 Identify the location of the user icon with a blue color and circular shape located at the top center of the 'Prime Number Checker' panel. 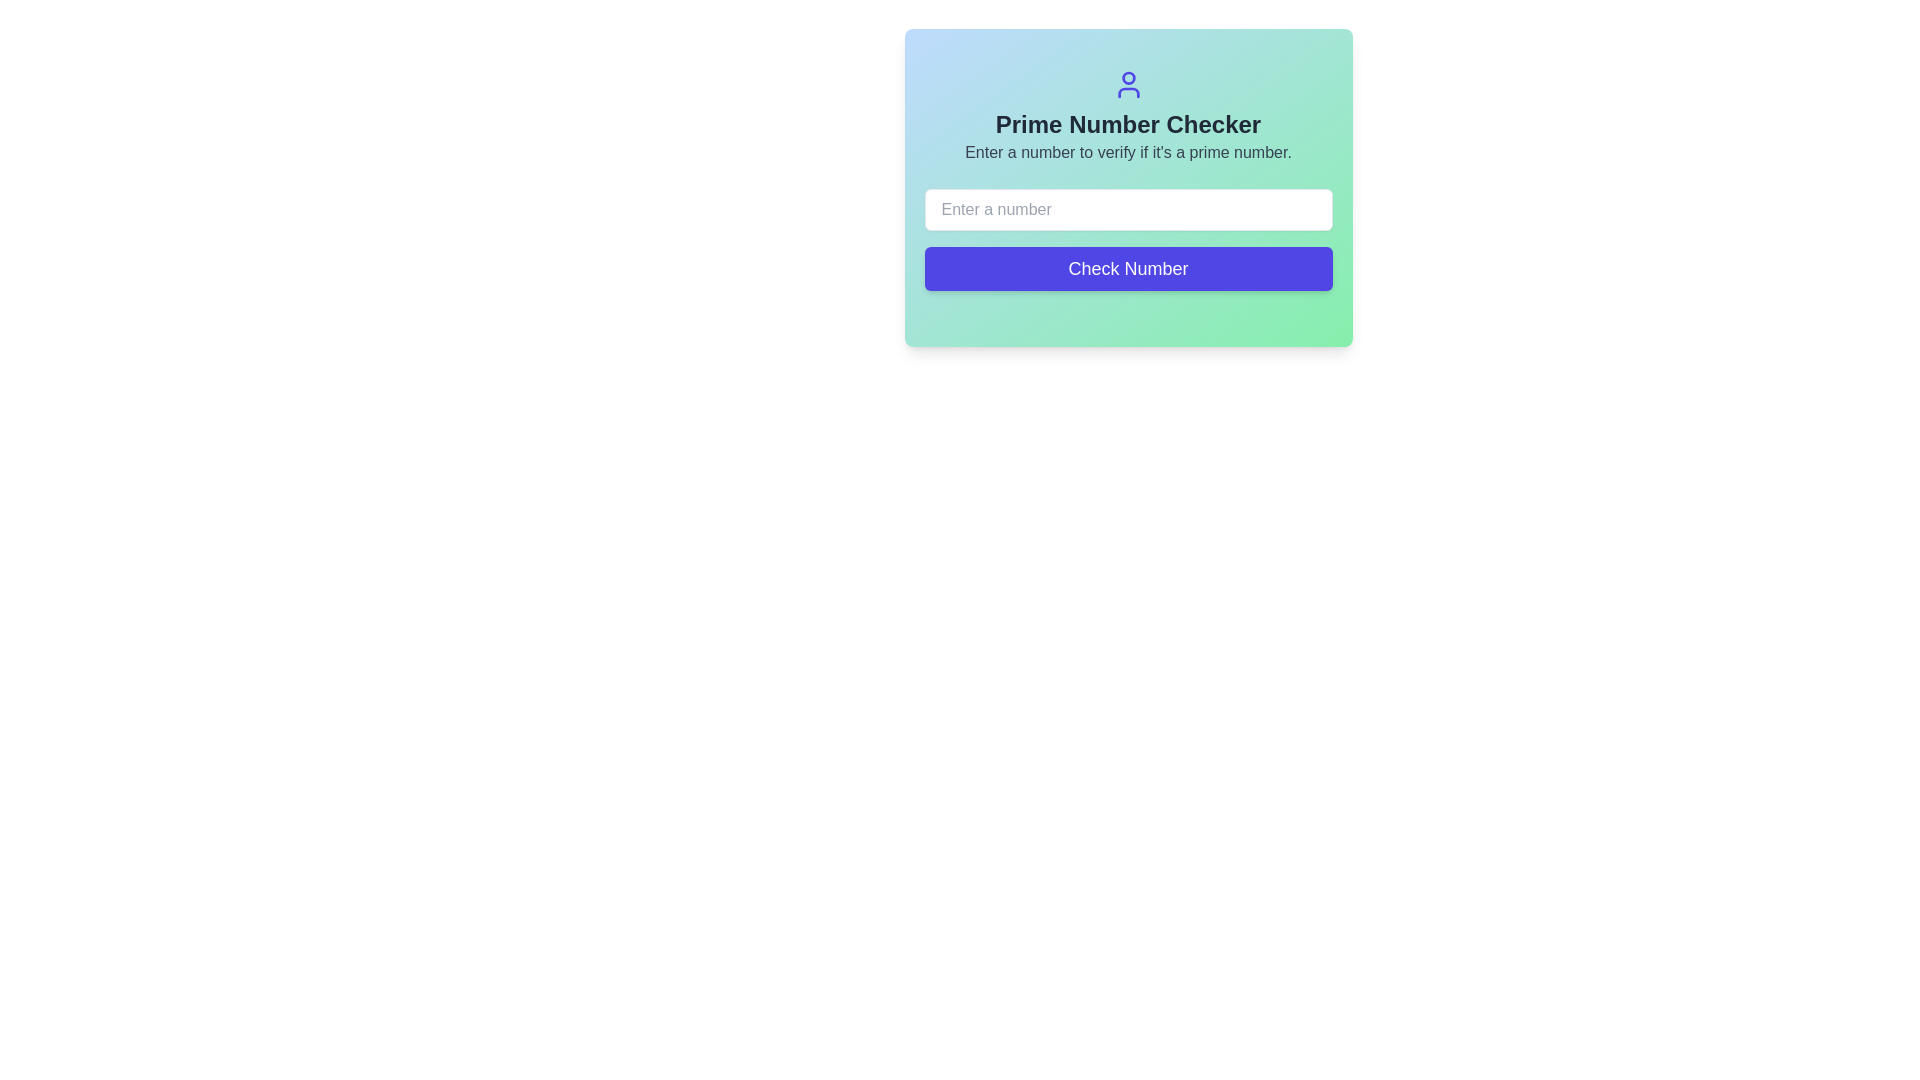
(1128, 83).